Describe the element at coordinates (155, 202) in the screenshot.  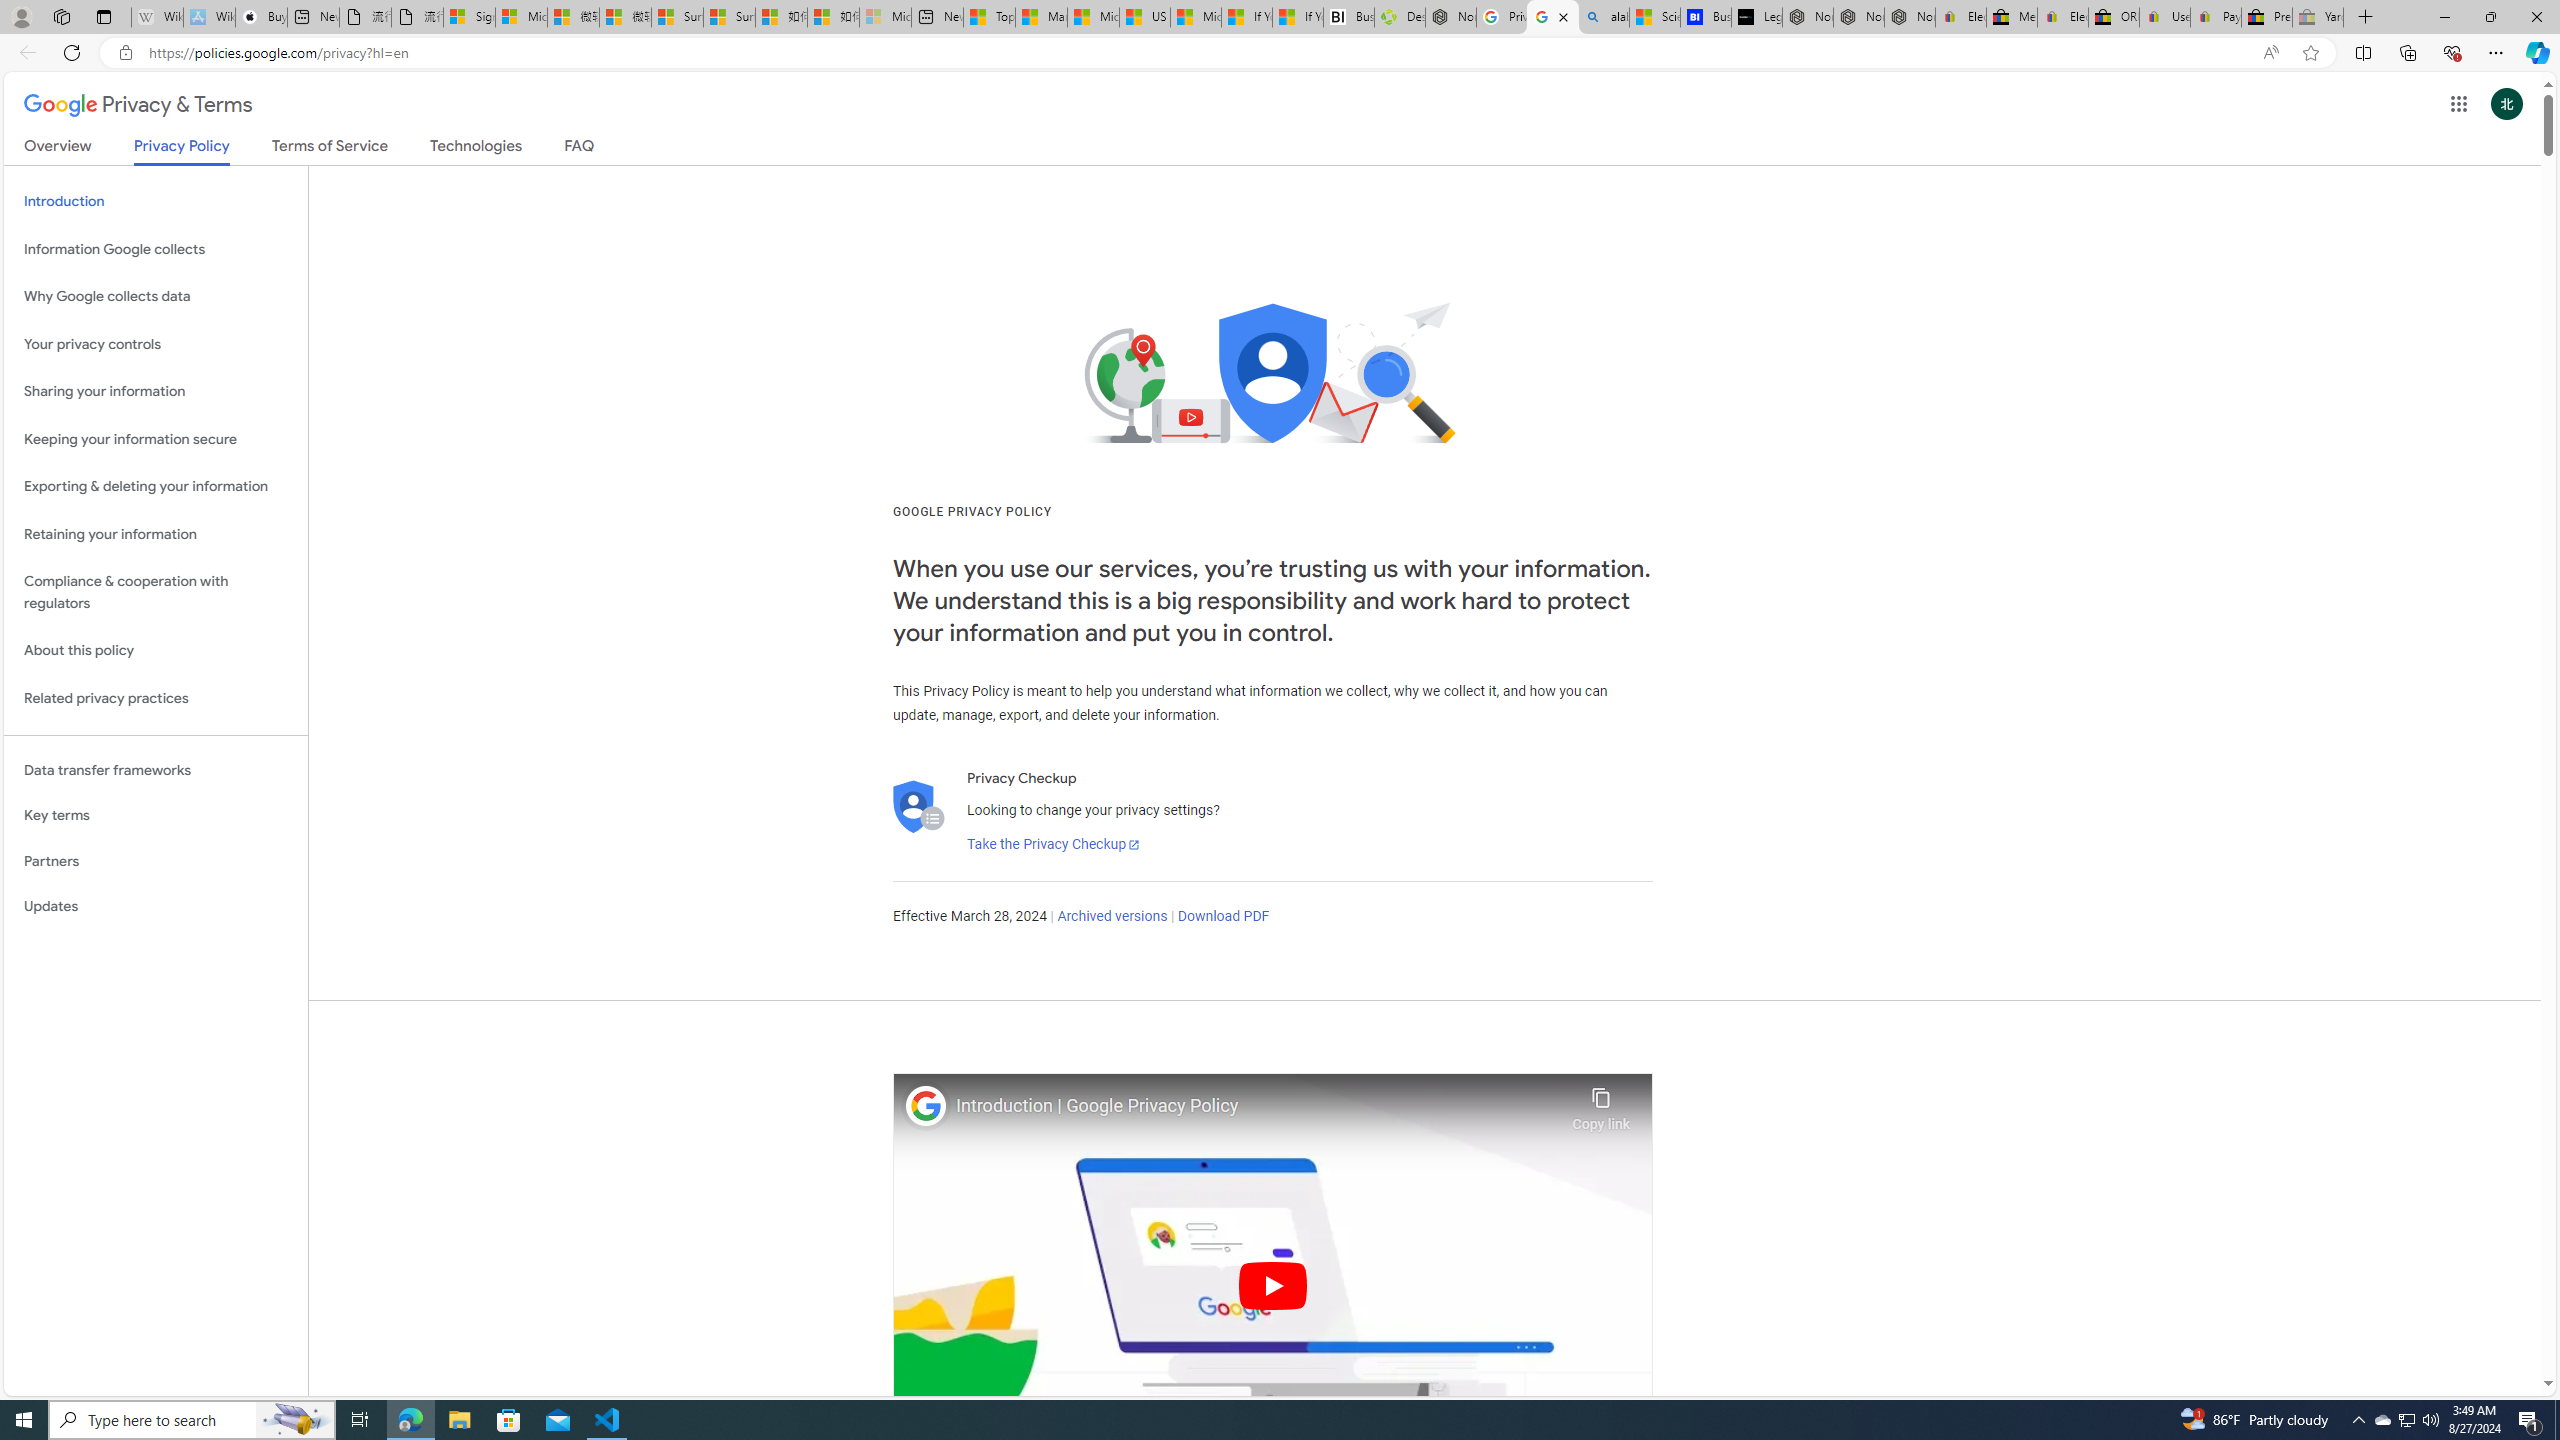
I see `'Introduction'` at that location.